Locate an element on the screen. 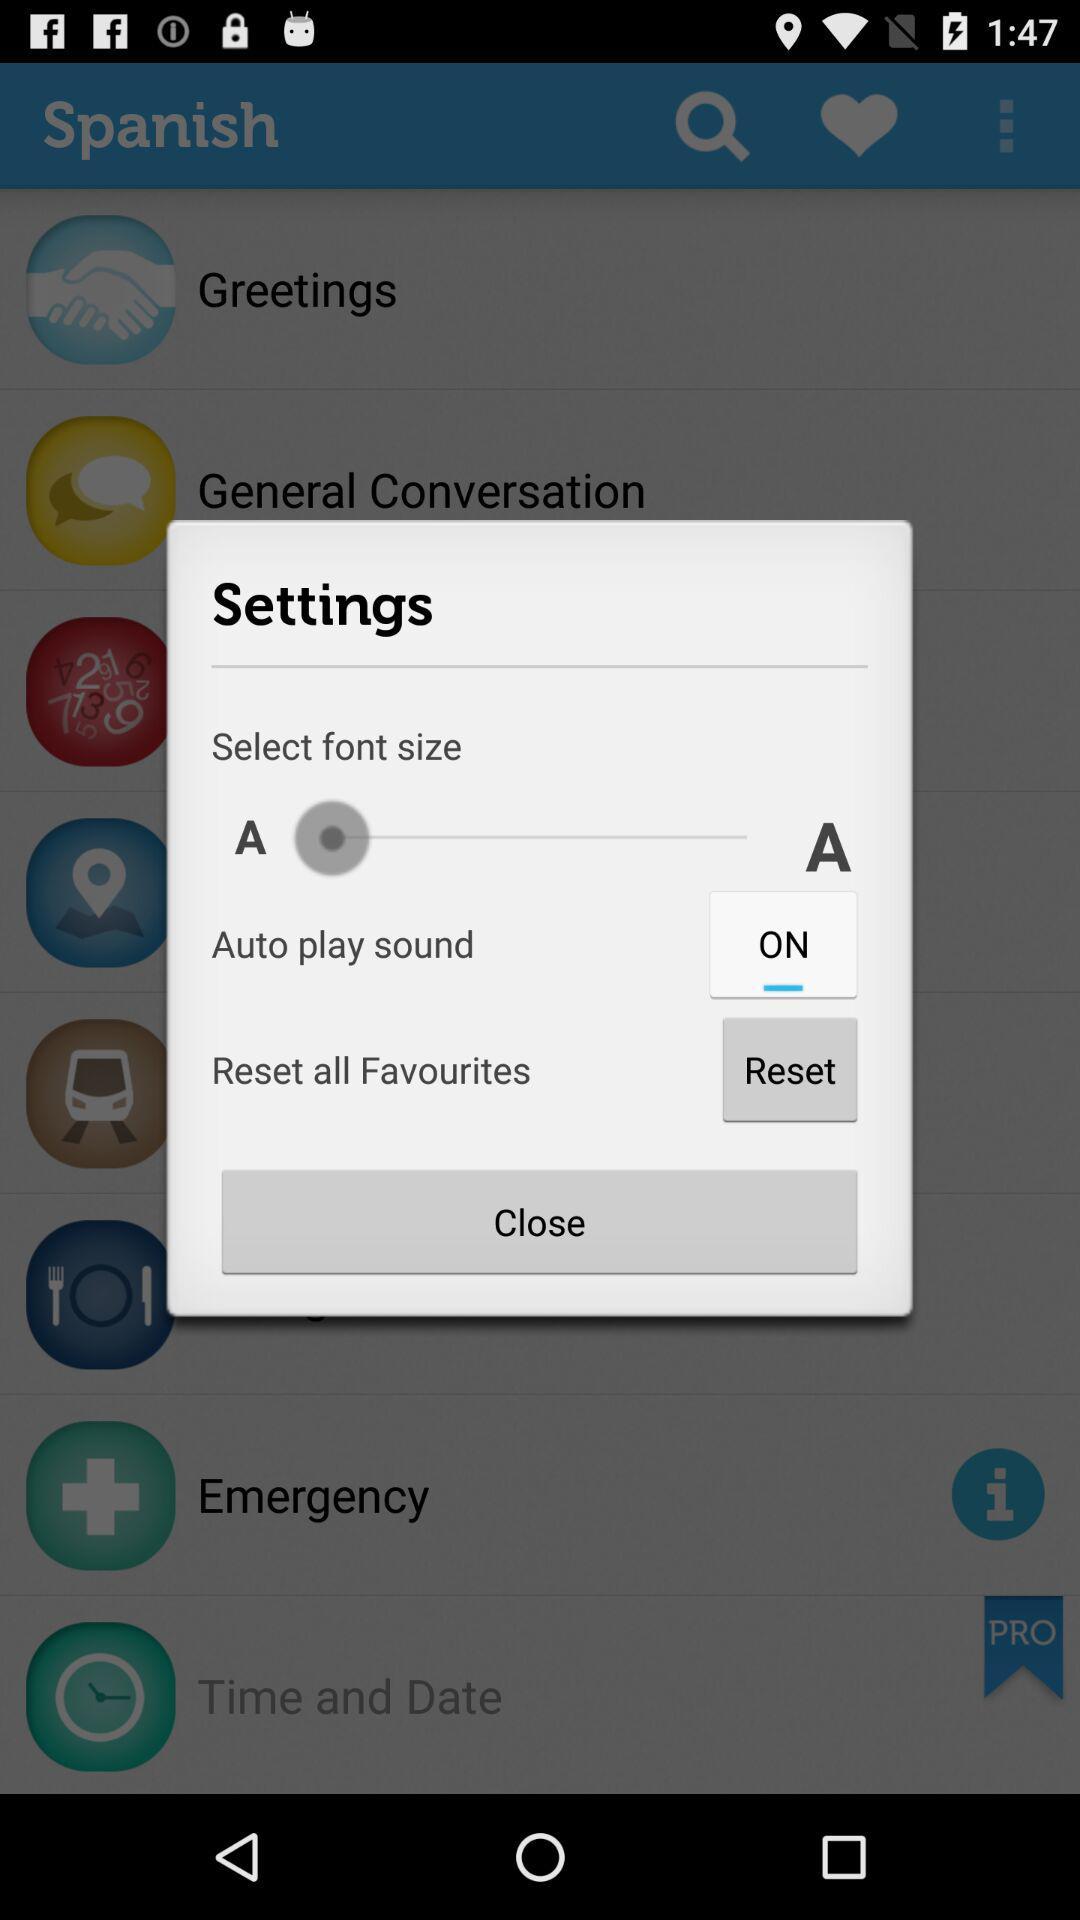 This screenshot has height=1920, width=1080. close icon is located at coordinates (538, 1220).